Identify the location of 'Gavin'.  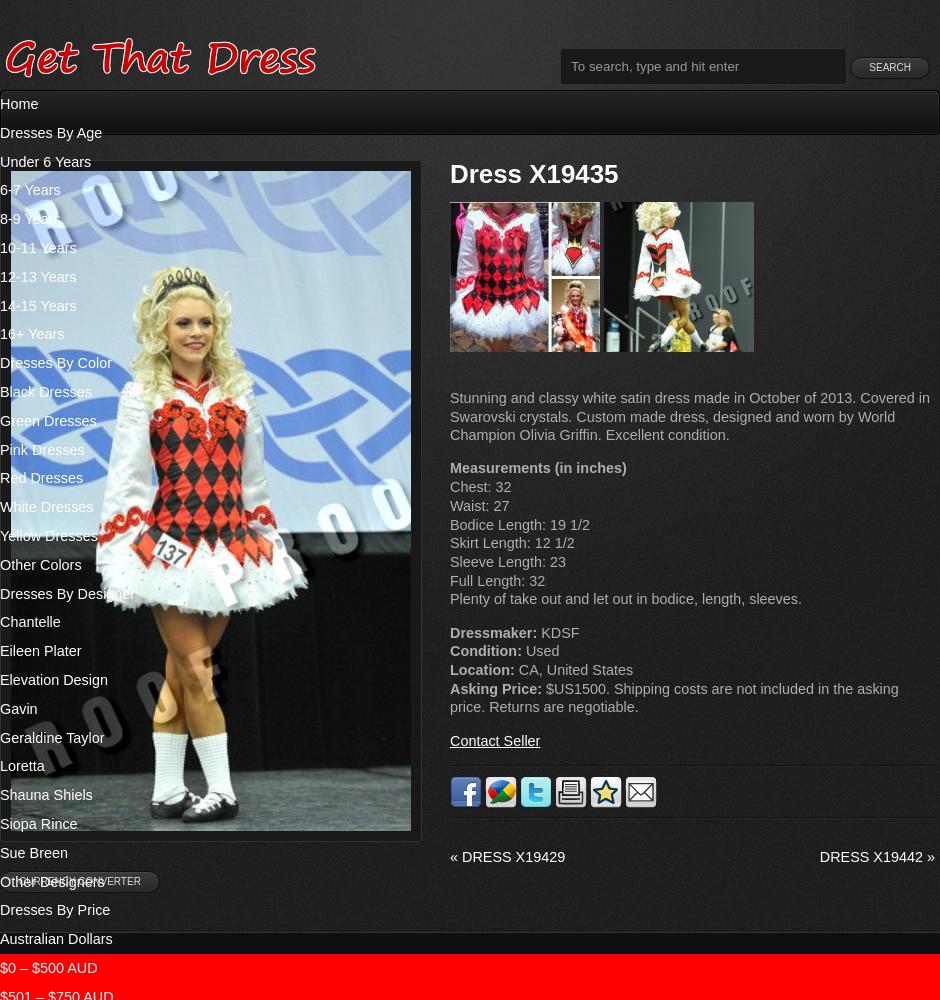
(18, 707).